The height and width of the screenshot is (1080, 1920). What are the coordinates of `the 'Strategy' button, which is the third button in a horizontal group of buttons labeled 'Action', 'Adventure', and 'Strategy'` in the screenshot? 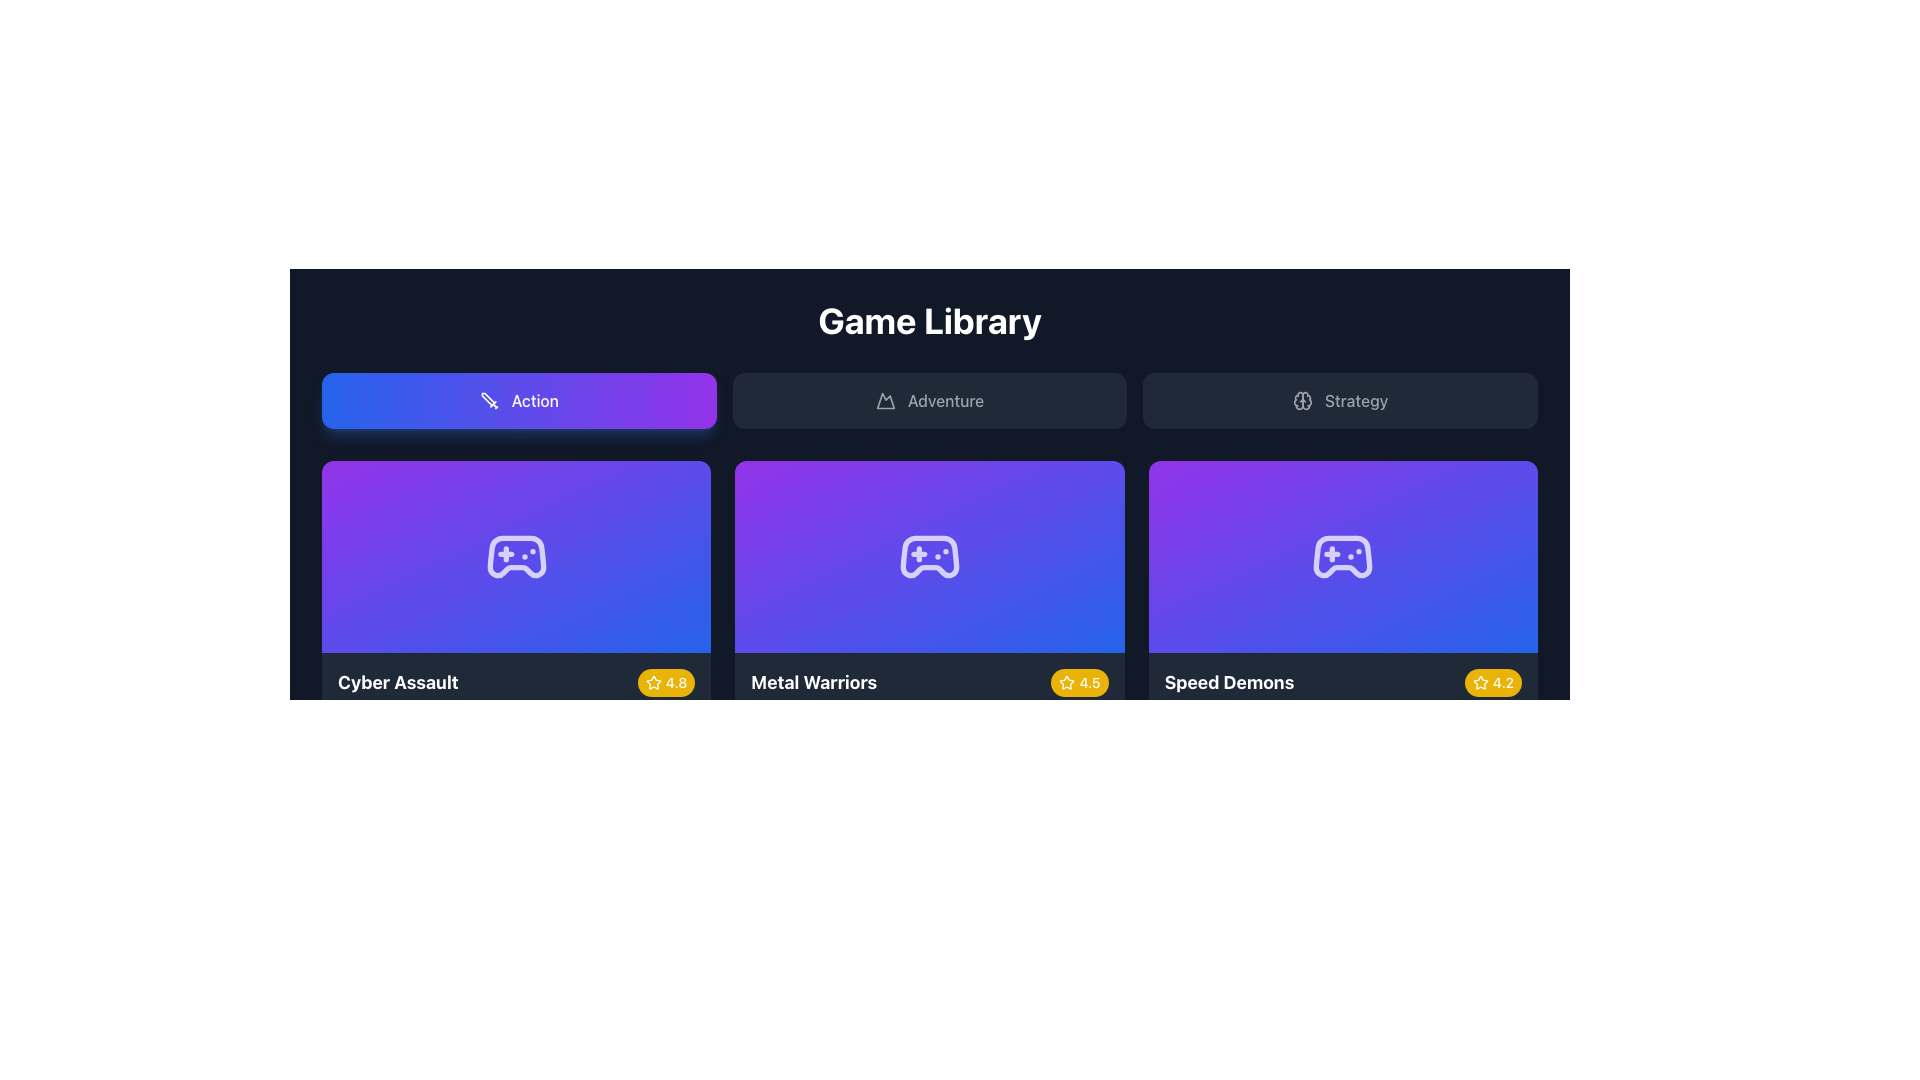 It's located at (1340, 401).